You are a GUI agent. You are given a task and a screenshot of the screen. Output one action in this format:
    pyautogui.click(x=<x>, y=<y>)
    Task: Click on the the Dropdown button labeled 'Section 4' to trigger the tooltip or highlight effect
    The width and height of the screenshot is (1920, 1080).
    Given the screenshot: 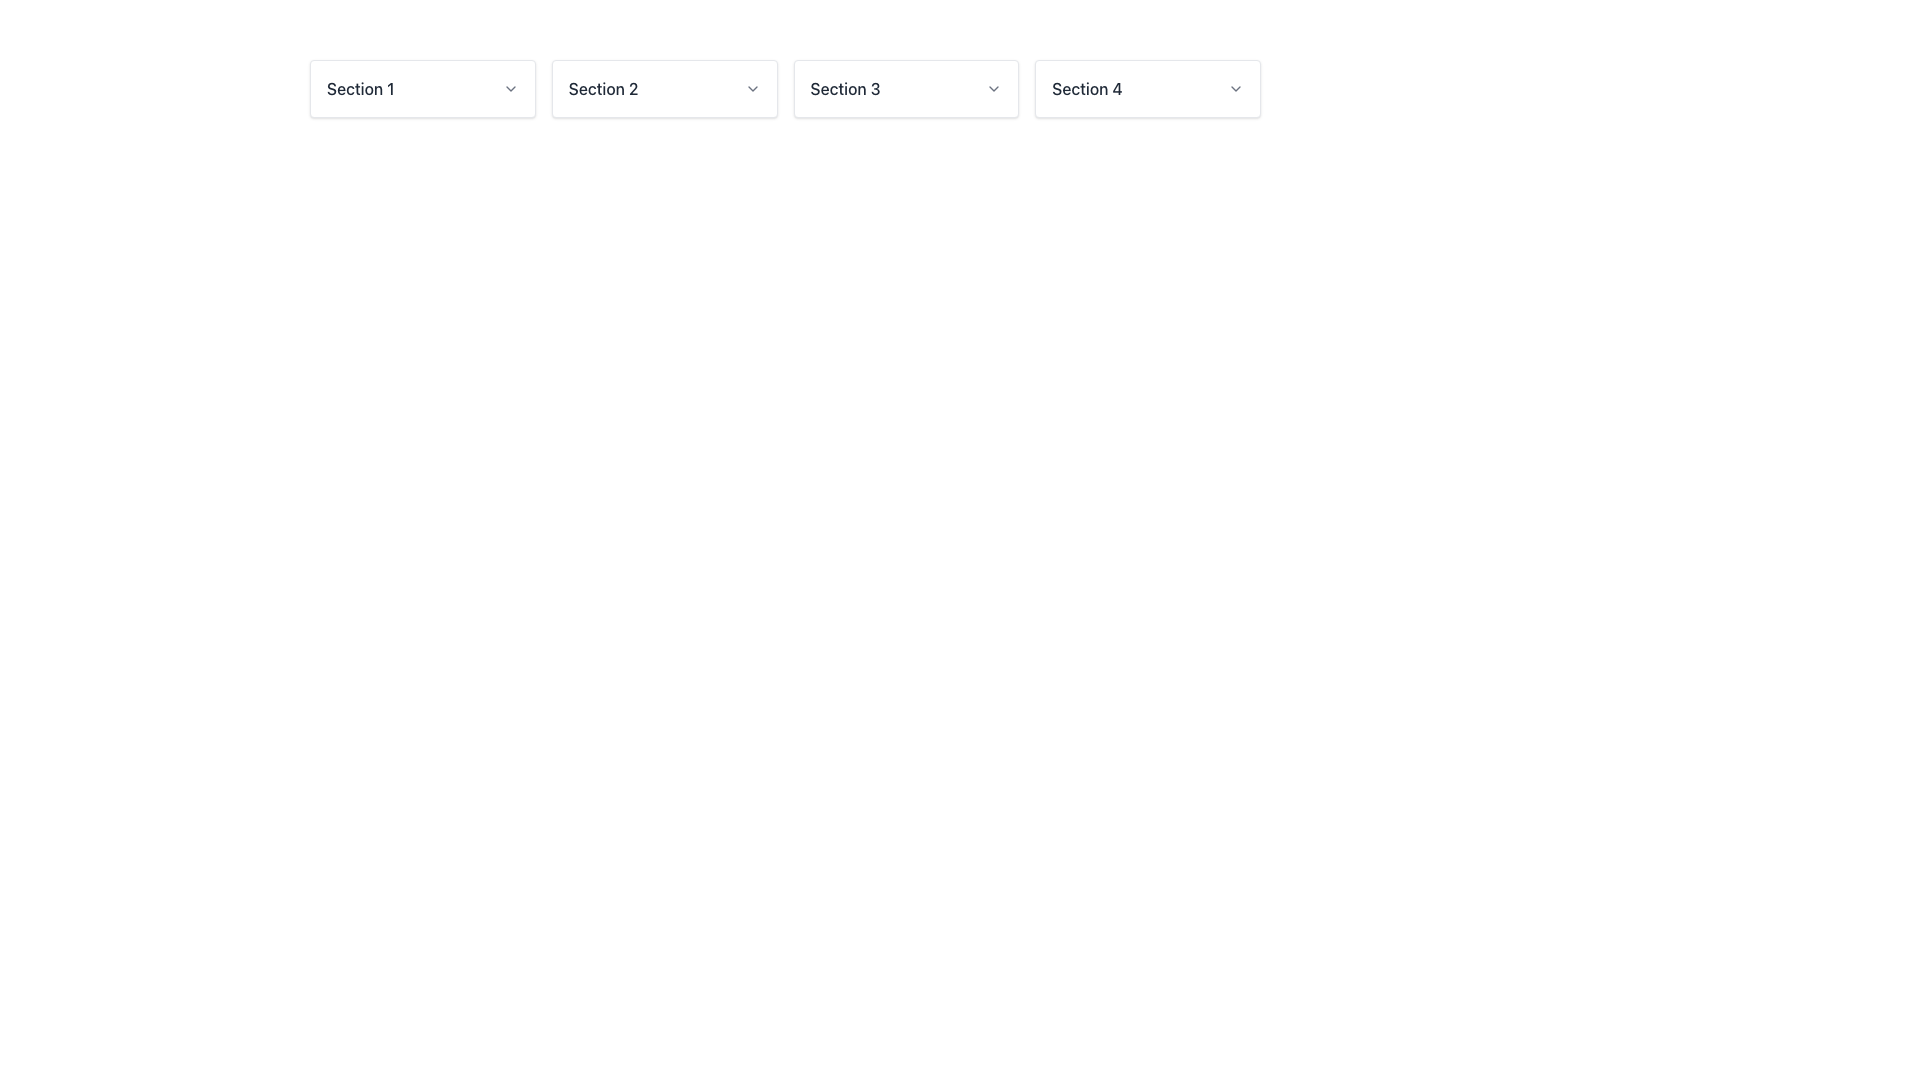 What is the action you would take?
    pyautogui.click(x=1148, y=87)
    